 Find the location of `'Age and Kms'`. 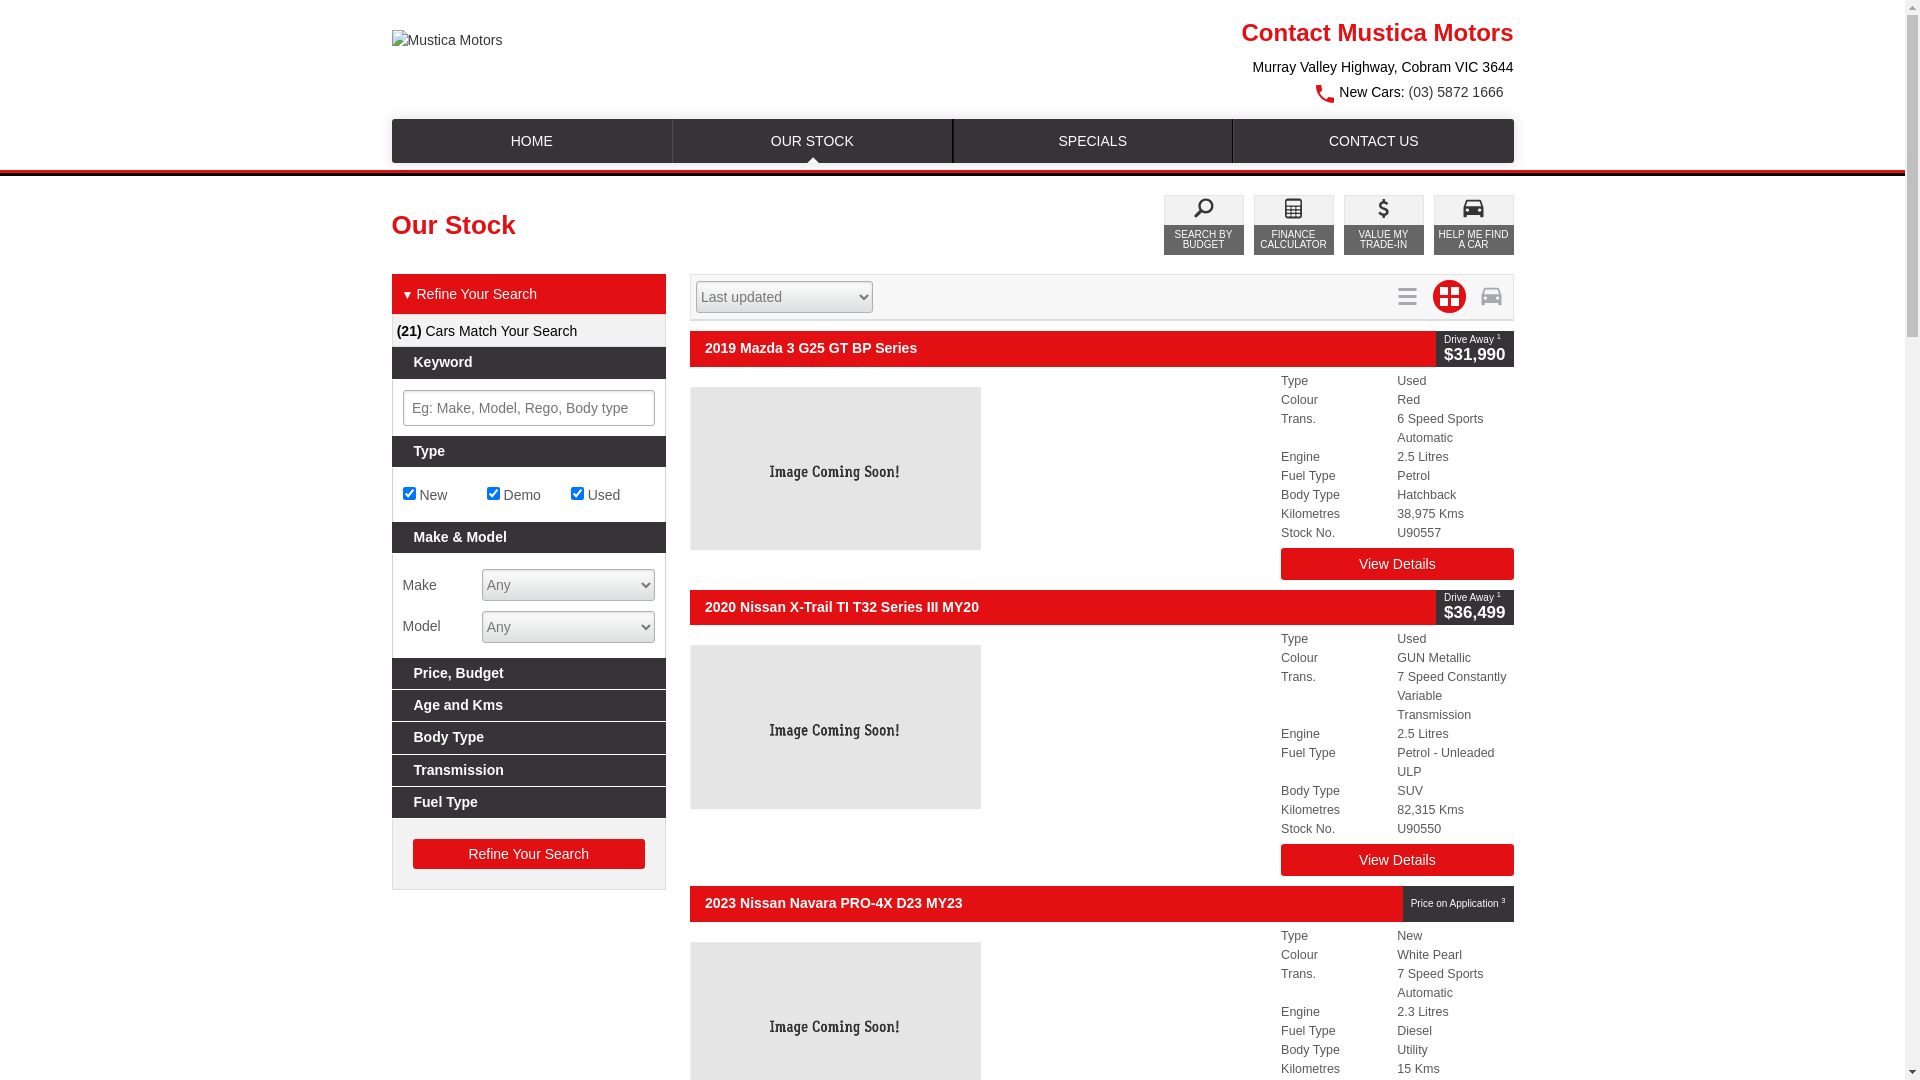

'Age and Kms' is located at coordinates (529, 704).